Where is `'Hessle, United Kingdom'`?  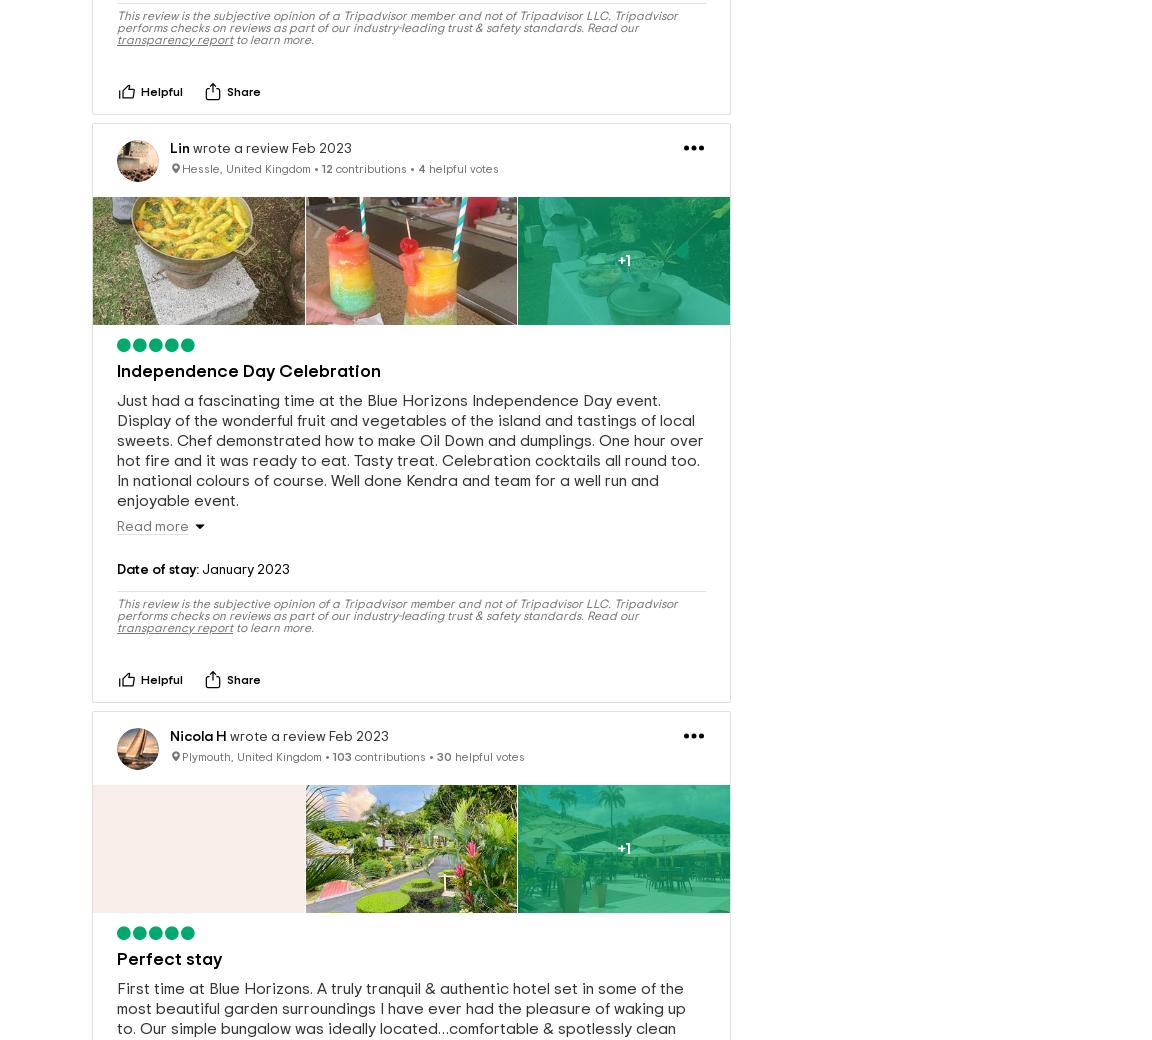
'Hessle, United Kingdom' is located at coordinates (246, 173).